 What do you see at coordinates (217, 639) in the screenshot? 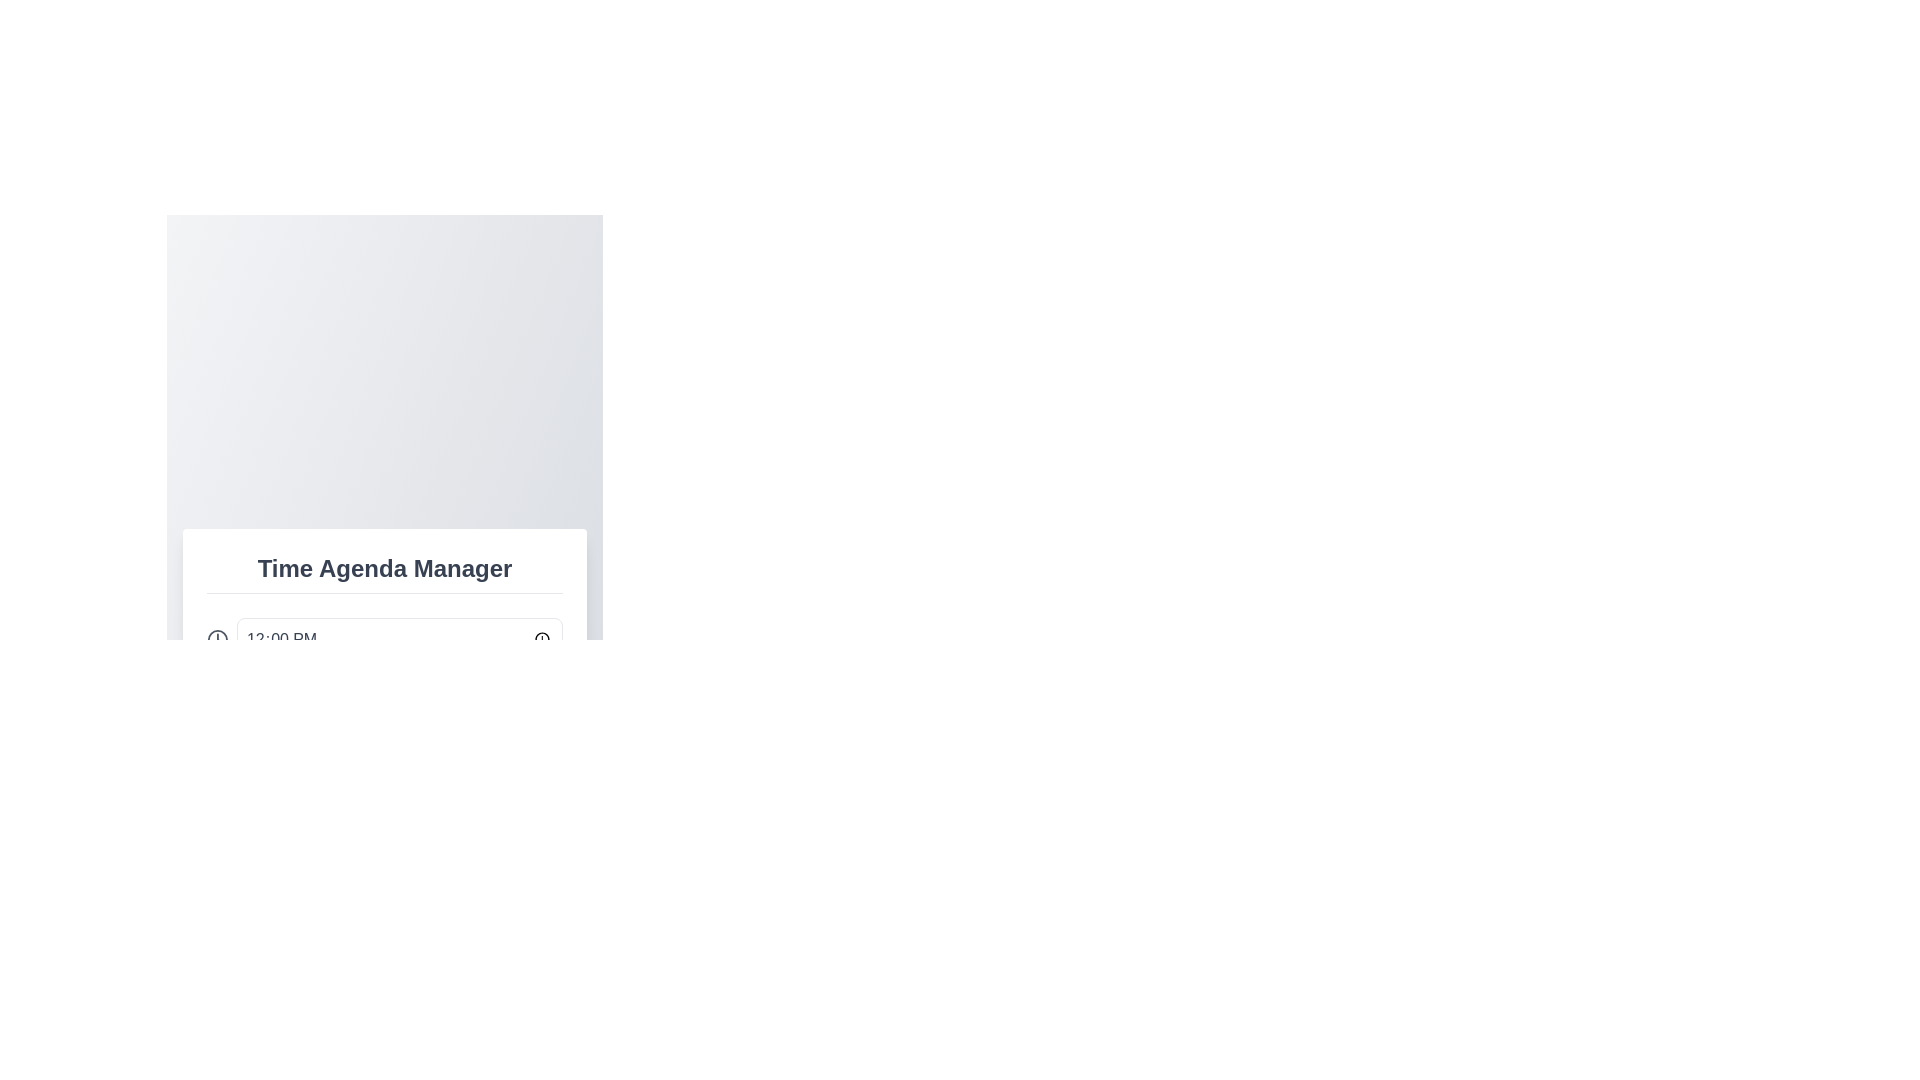
I see `the clock icon located at the leftmost part of a horizontal group before the time input field` at bounding box center [217, 639].